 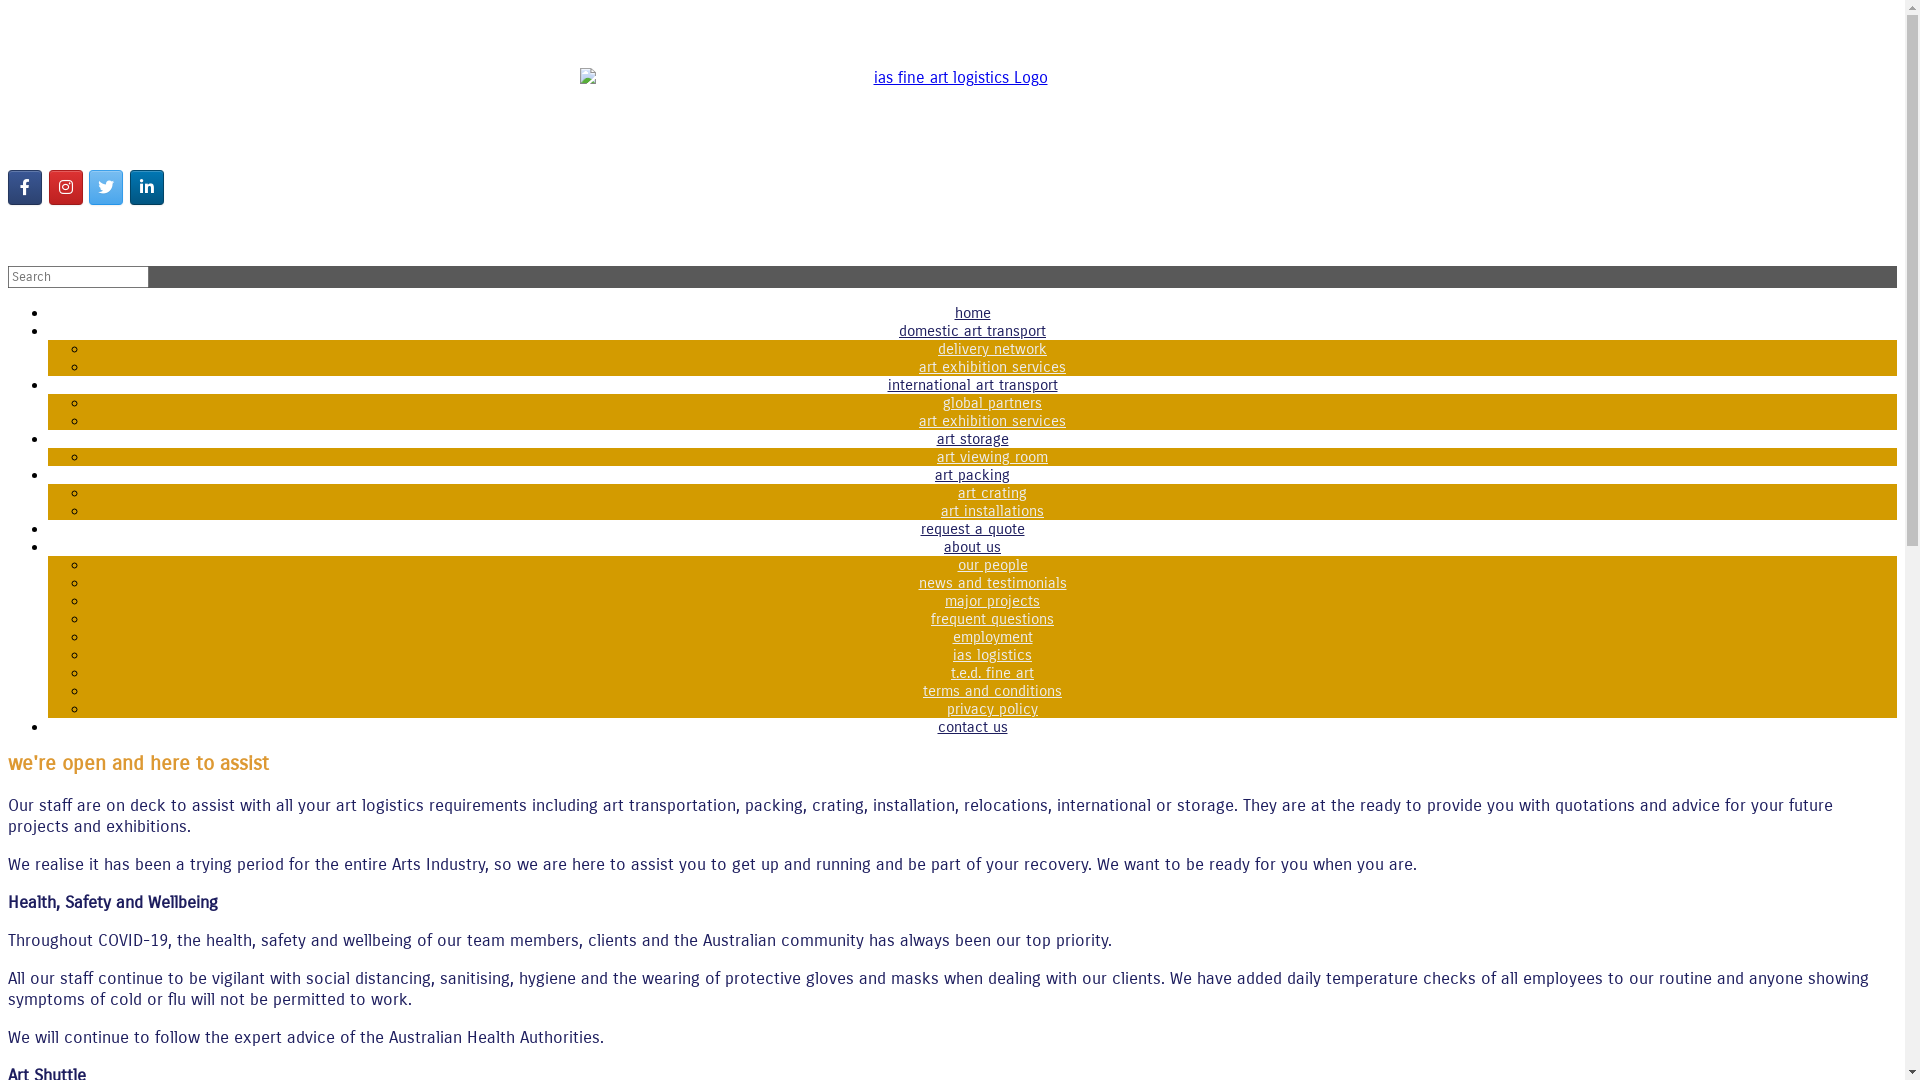 What do you see at coordinates (992, 655) in the screenshot?
I see `'ias logistics'` at bounding box center [992, 655].